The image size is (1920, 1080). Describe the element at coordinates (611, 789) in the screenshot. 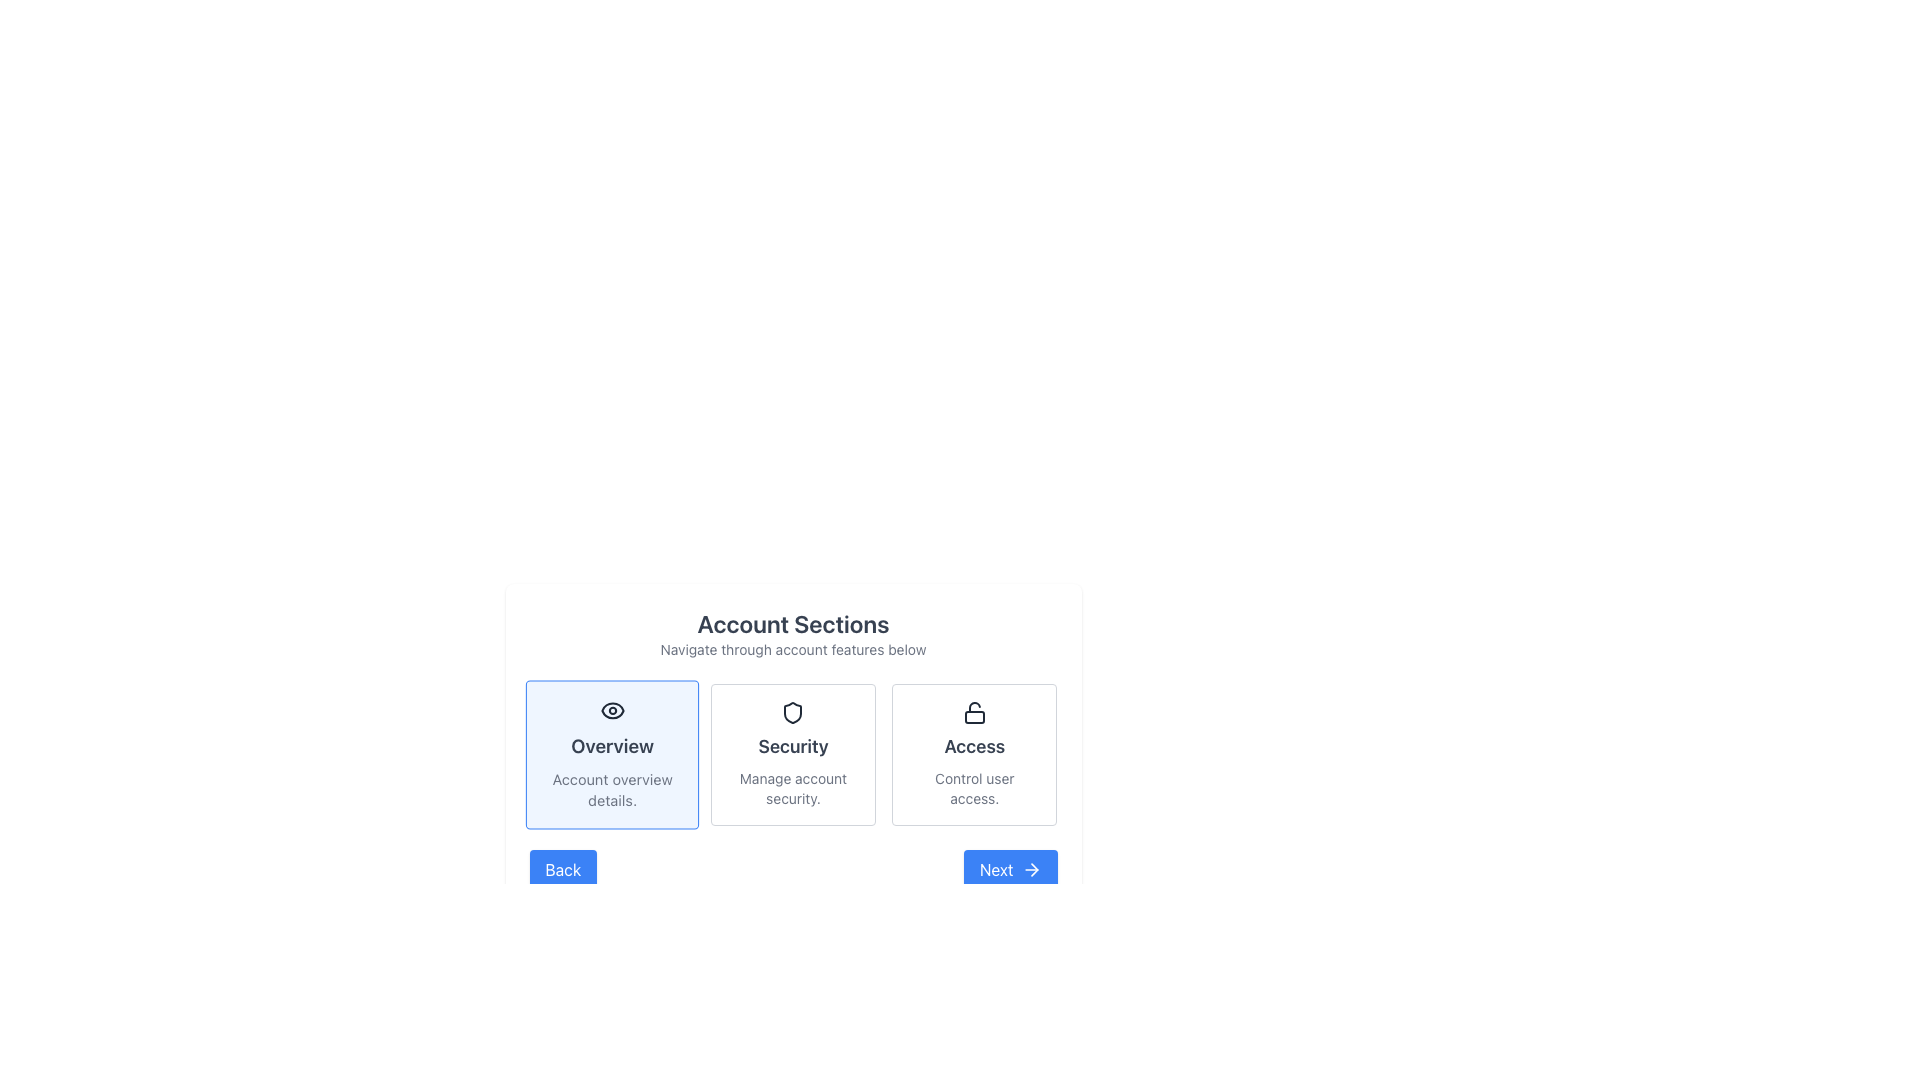

I see `the text display component that contains the text 'Account overview details.' located within the 'Overview' card structure` at that location.